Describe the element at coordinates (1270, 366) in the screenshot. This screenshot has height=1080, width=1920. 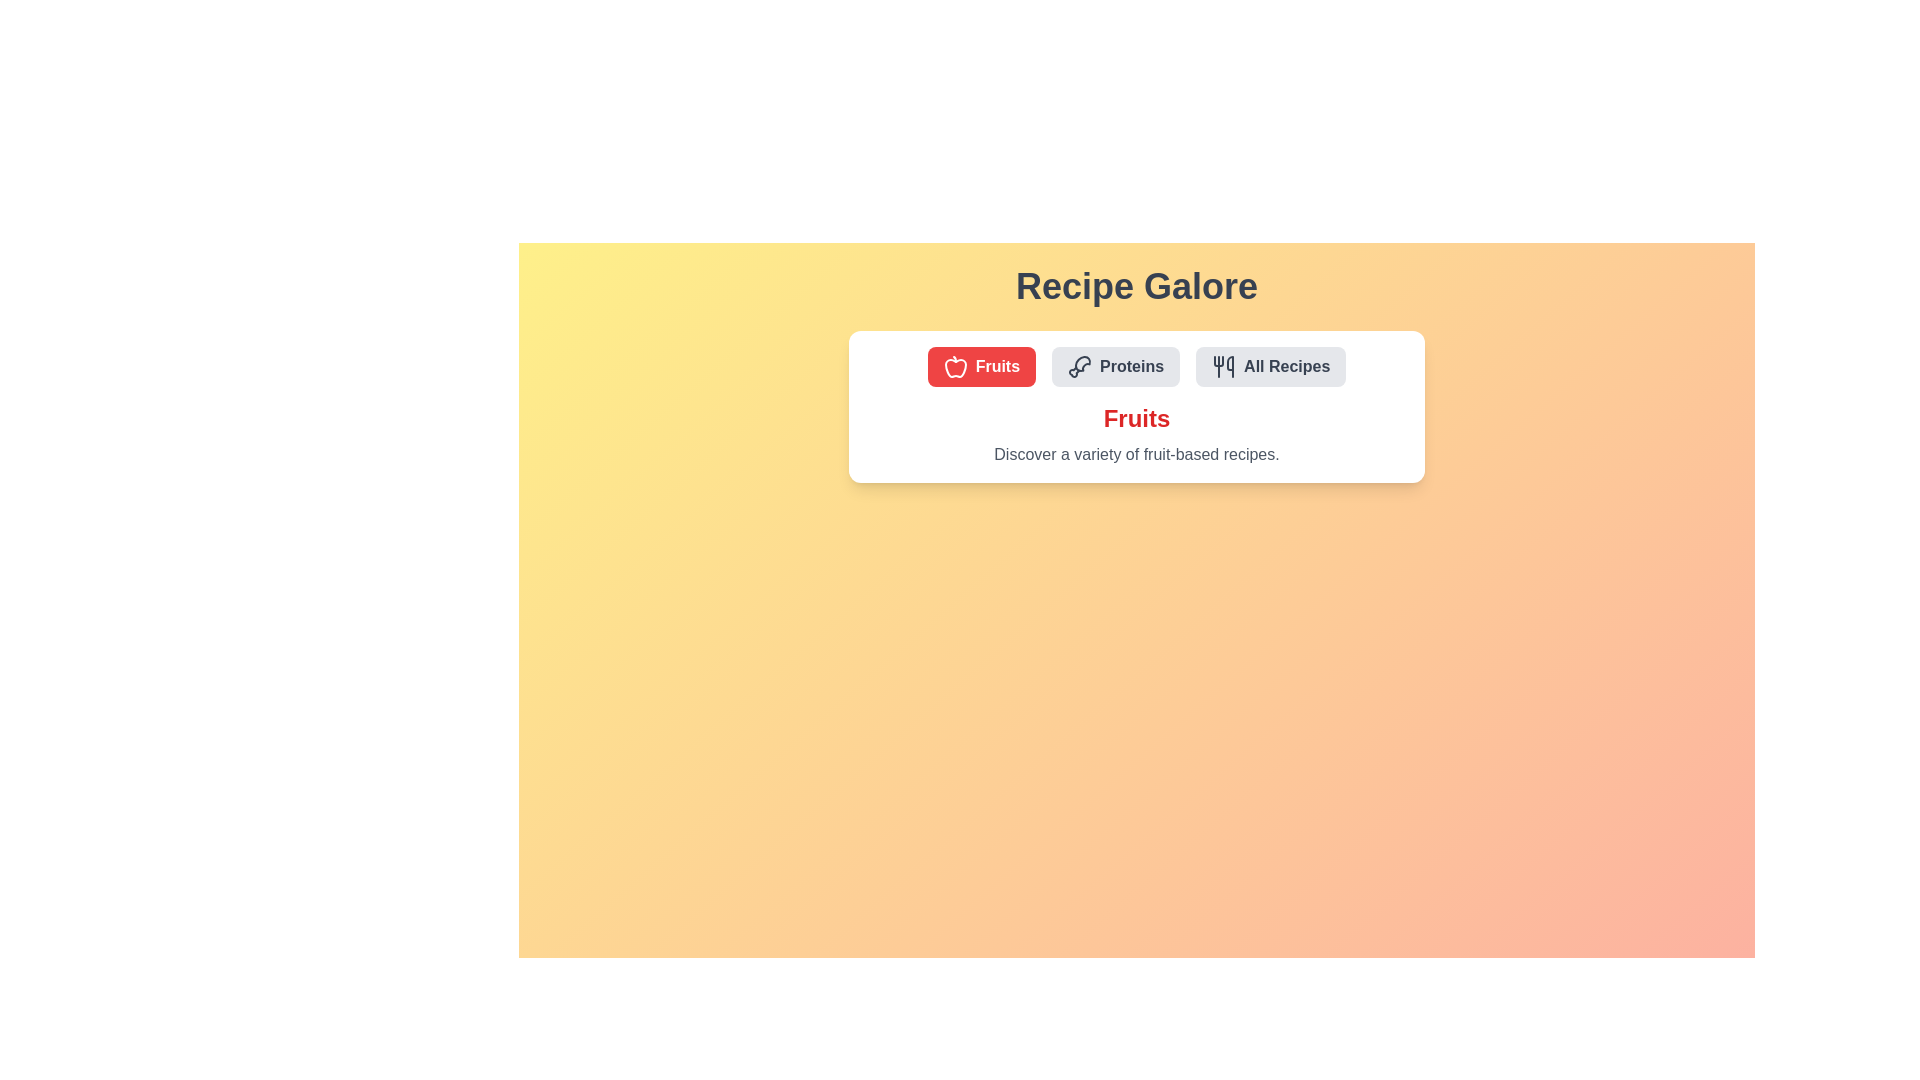
I see `the button labeled All Recipes to observe the hover effect` at that location.